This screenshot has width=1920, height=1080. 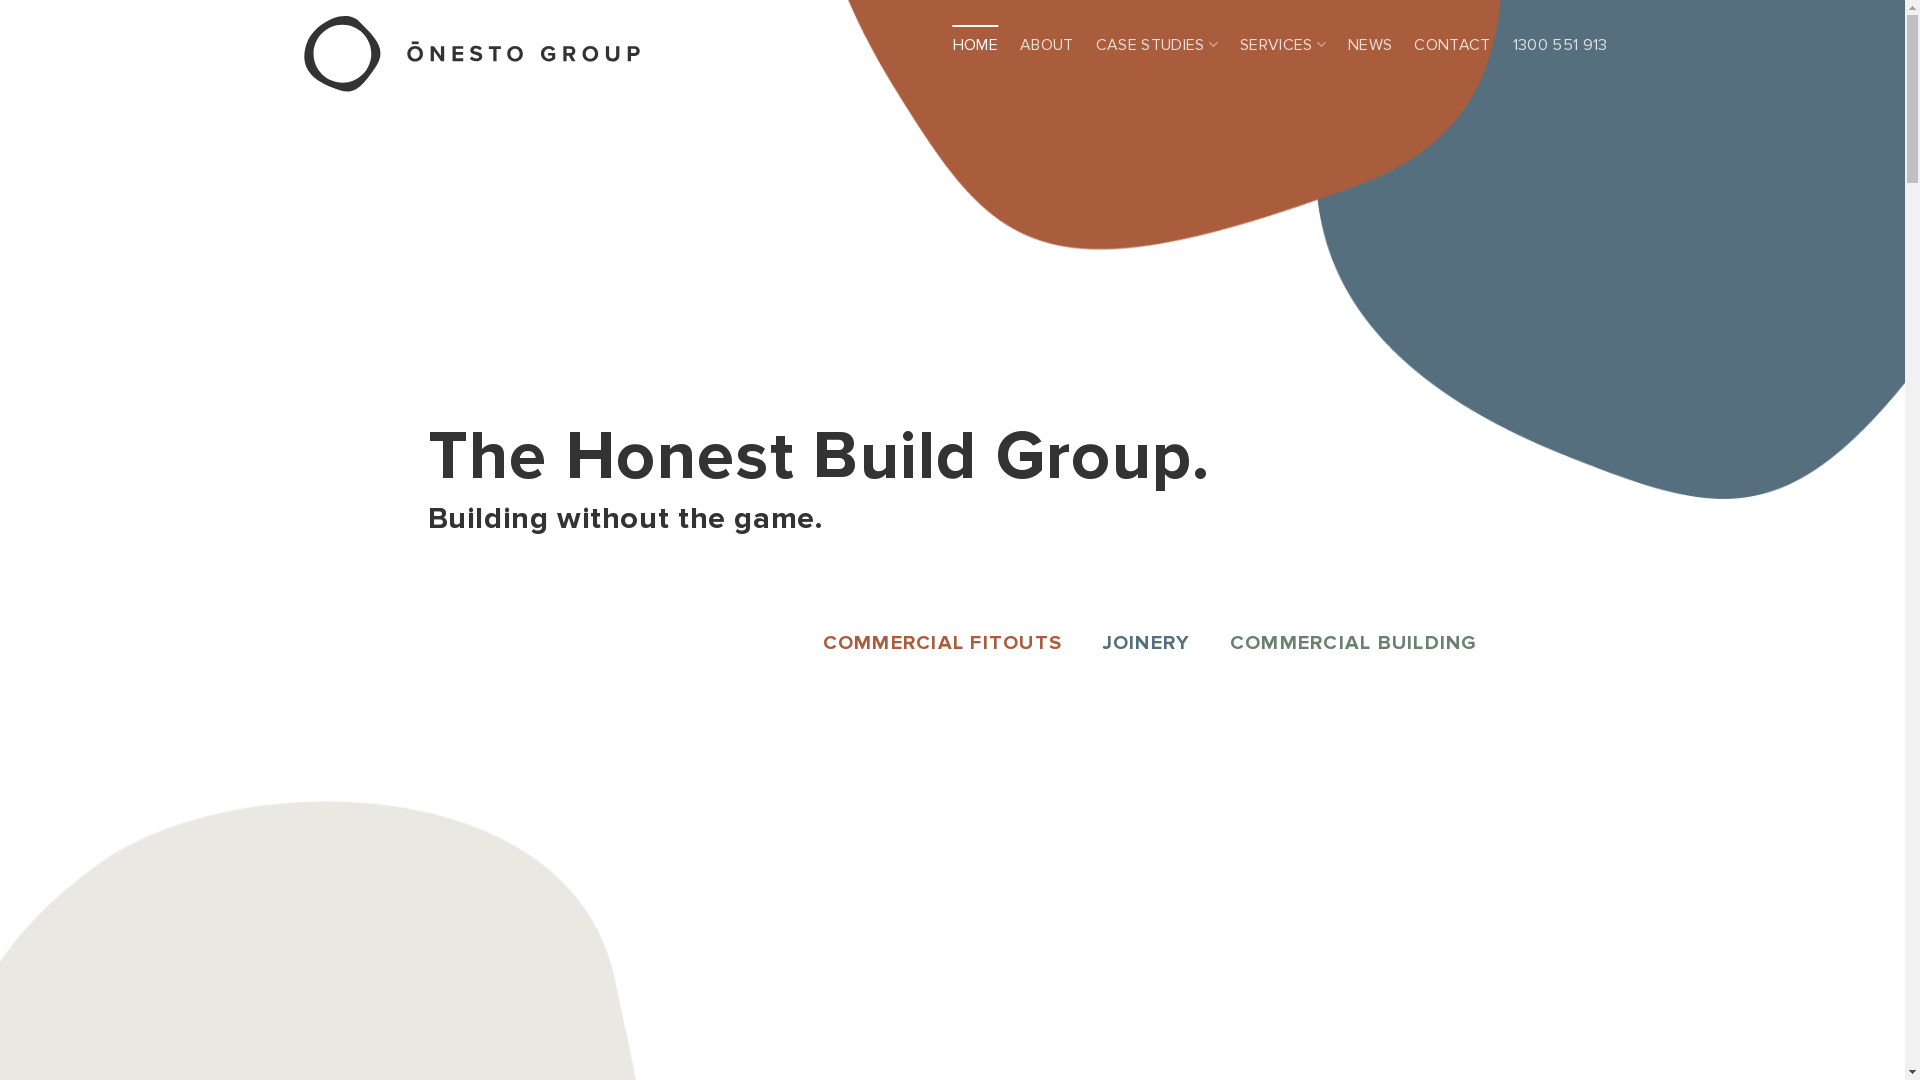 What do you see at coordinates (1353, 644) in the screenshot?
I see `'COMMERCIAL BUILDING'` at bounding box center [1353, 644].